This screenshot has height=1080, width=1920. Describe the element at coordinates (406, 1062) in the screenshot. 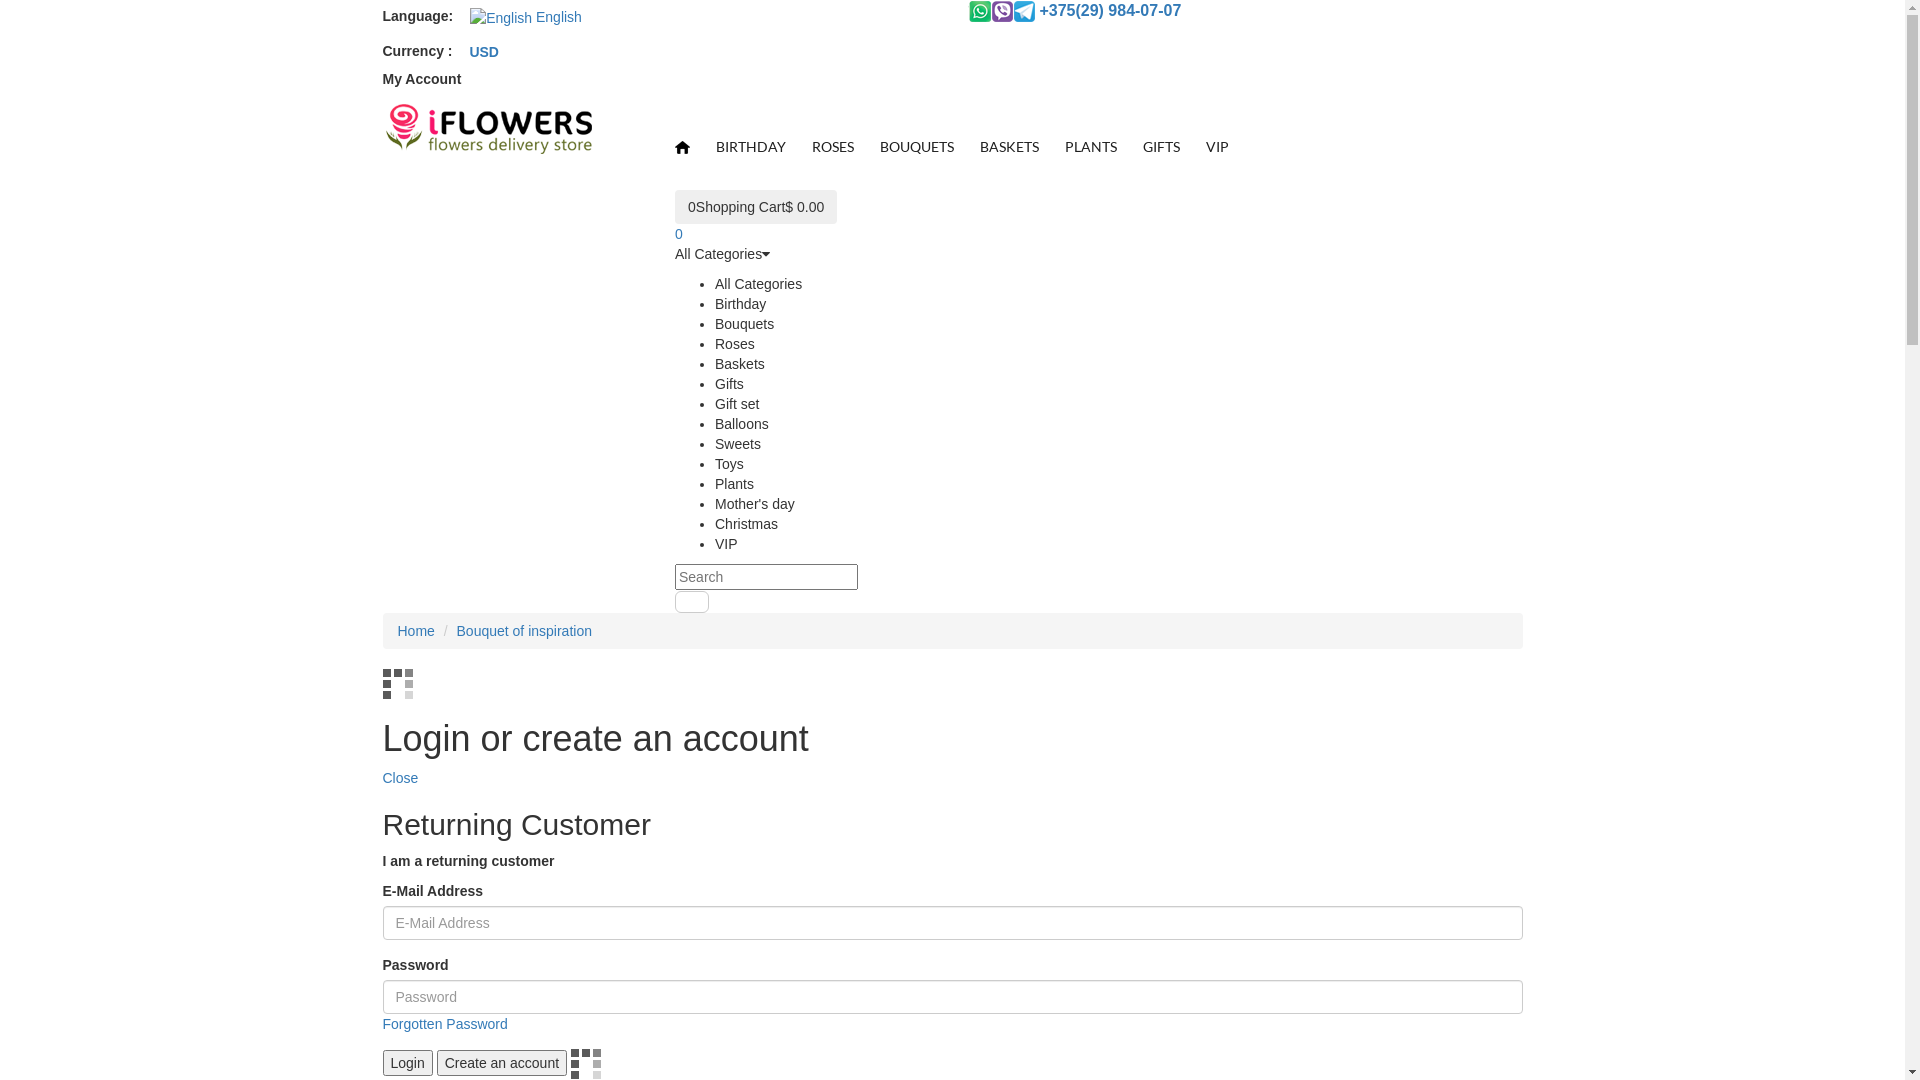

I see `'Login'` at that location.